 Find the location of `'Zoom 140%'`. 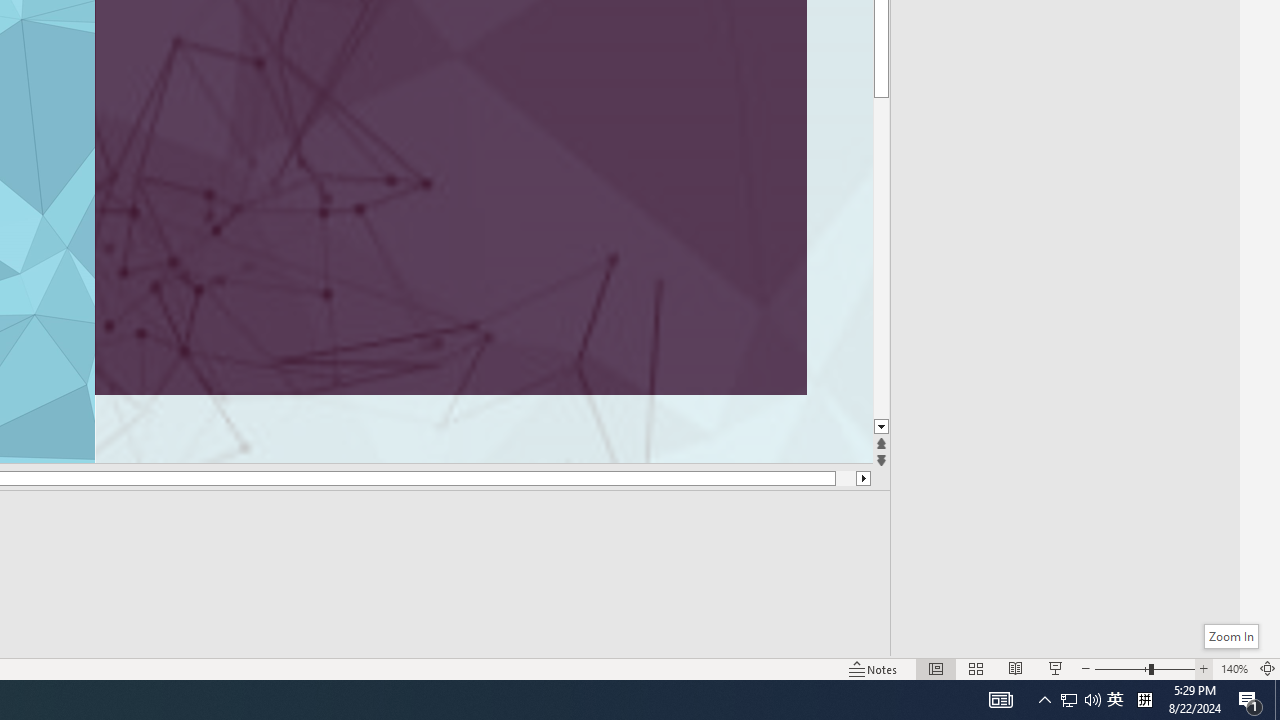

'Zoom 140%' is located at coordinates (1233, 669).